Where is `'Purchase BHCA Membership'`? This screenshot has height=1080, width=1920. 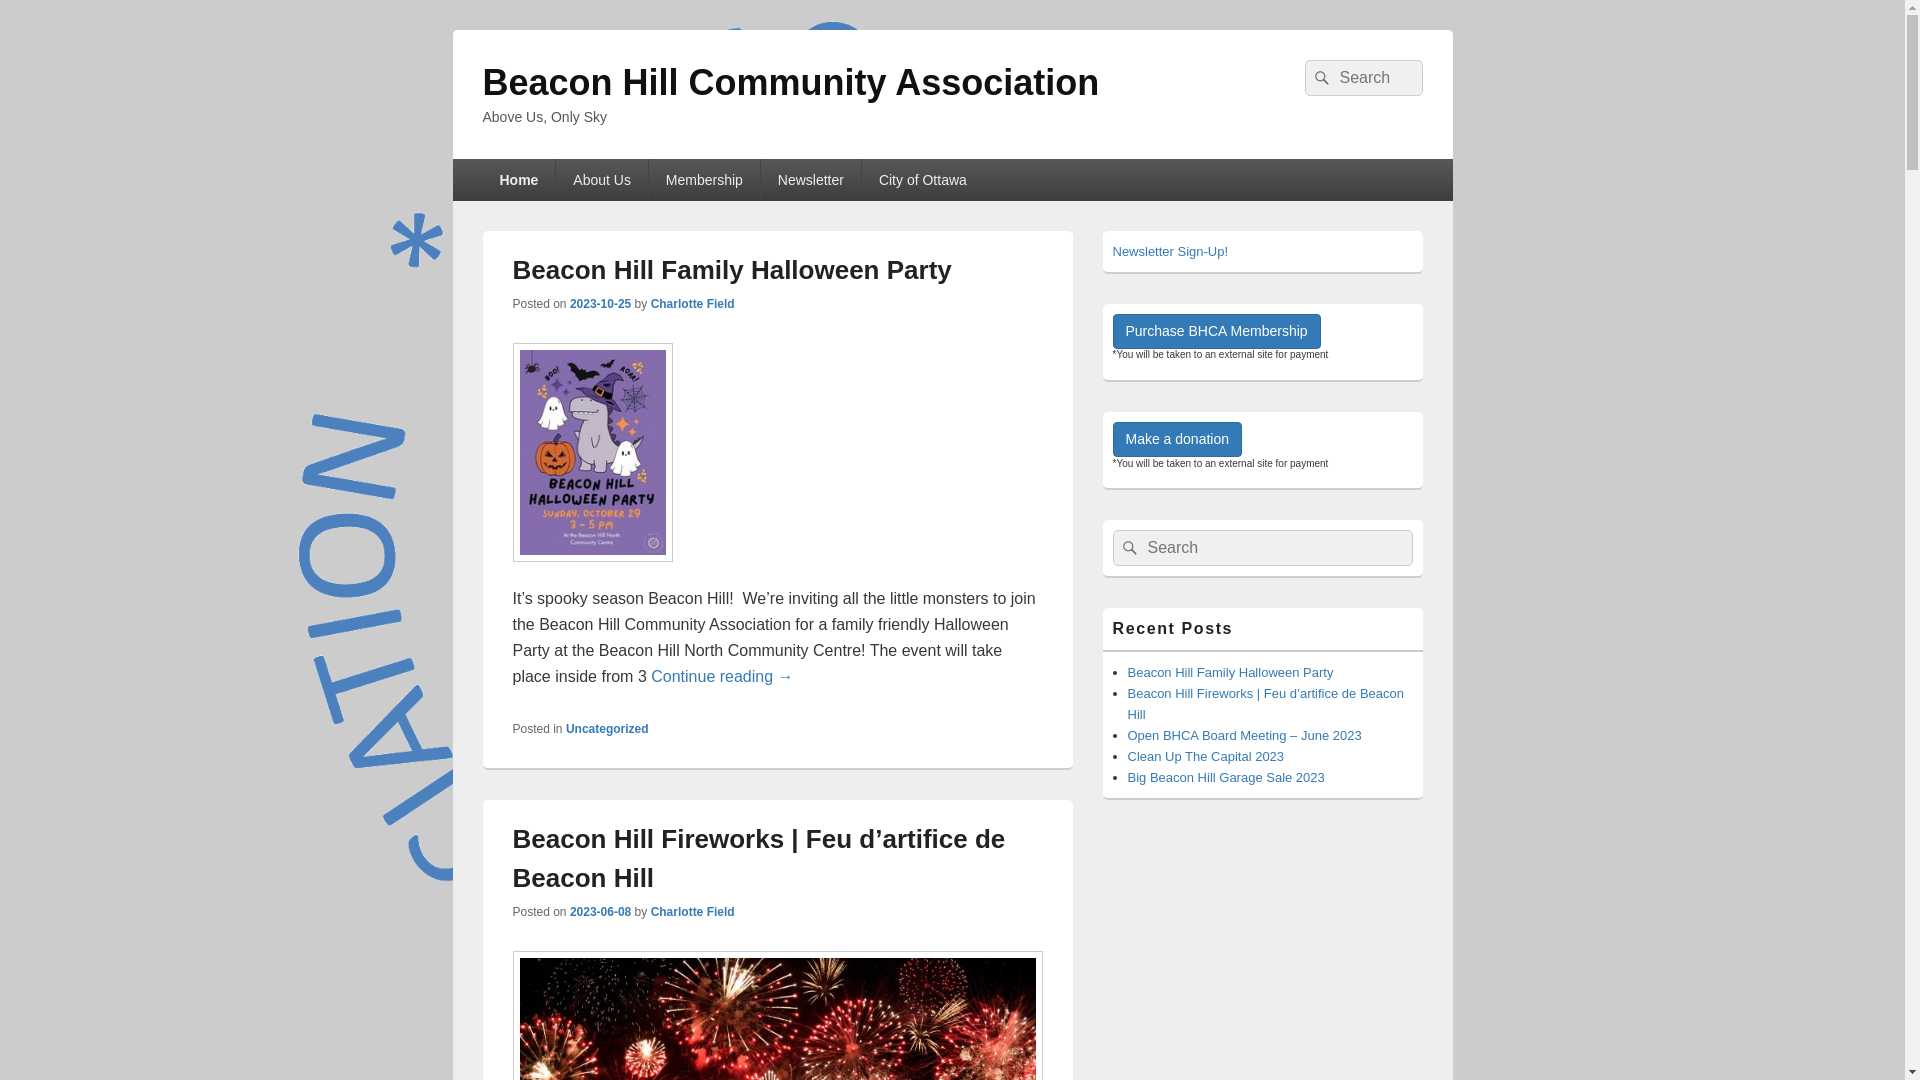
'Purchase BHCA Membership' is located at coordinates (1214, 330).